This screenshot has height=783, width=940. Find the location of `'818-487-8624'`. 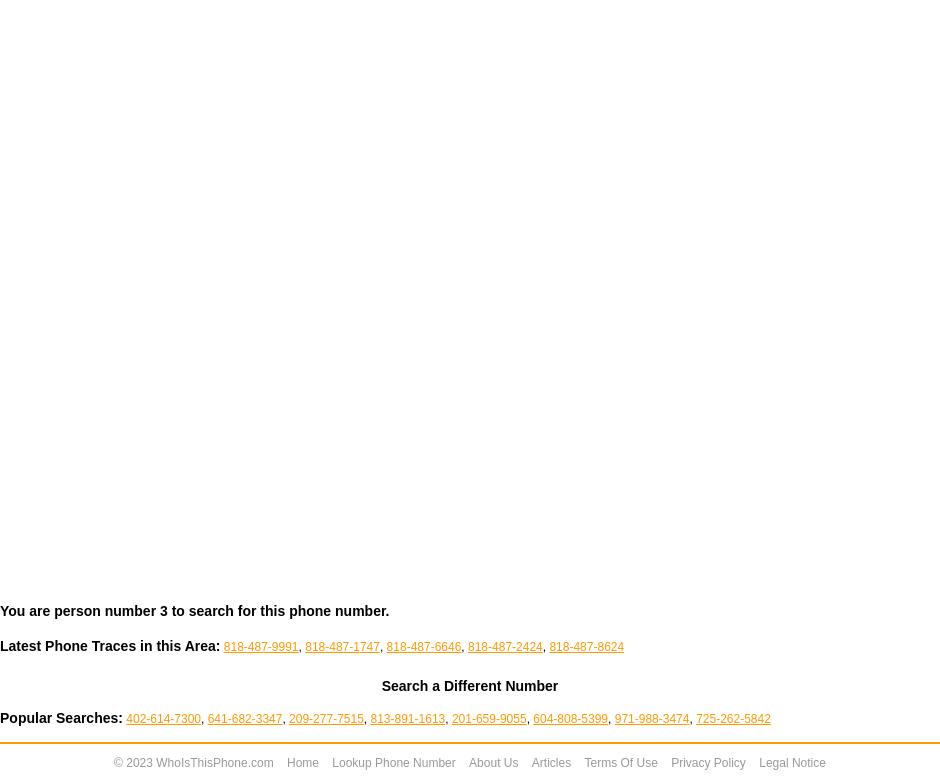

'818-487-8624' is located at coordinates (586, 645).